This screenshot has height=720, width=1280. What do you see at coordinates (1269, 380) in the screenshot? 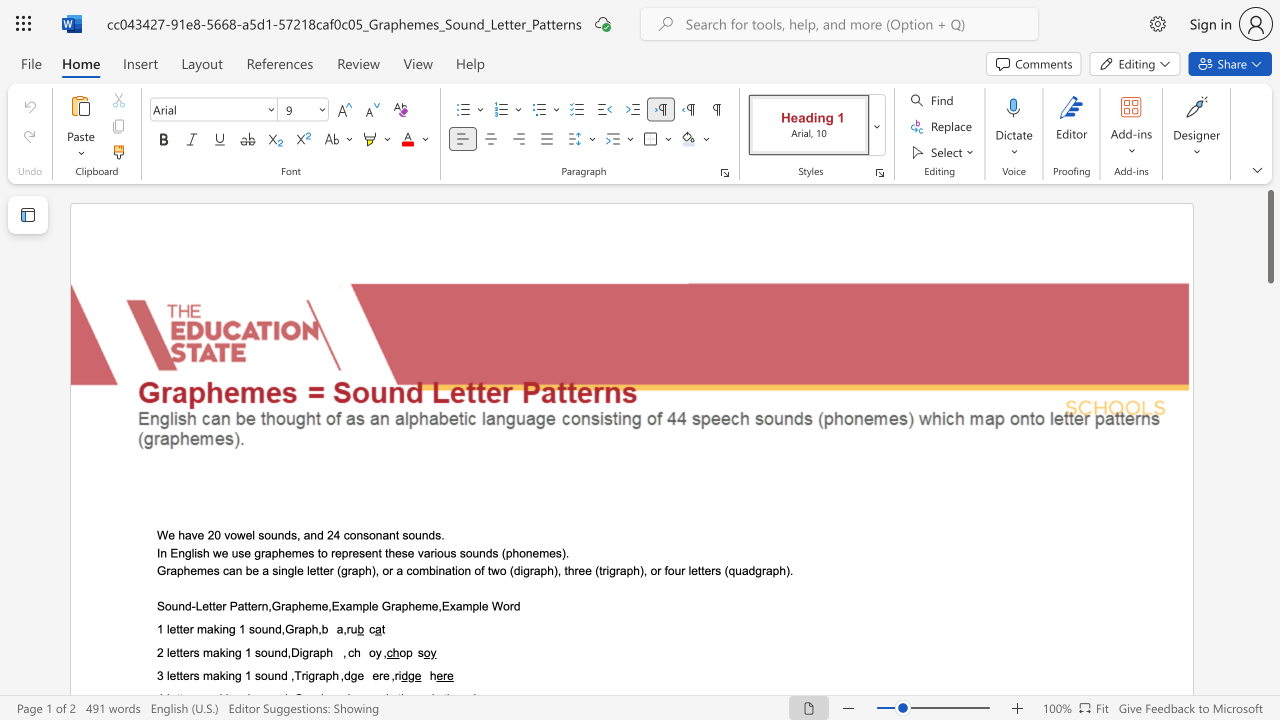
I see `the scrollbar to scroll the page down` at bounding box center [1269, 380].